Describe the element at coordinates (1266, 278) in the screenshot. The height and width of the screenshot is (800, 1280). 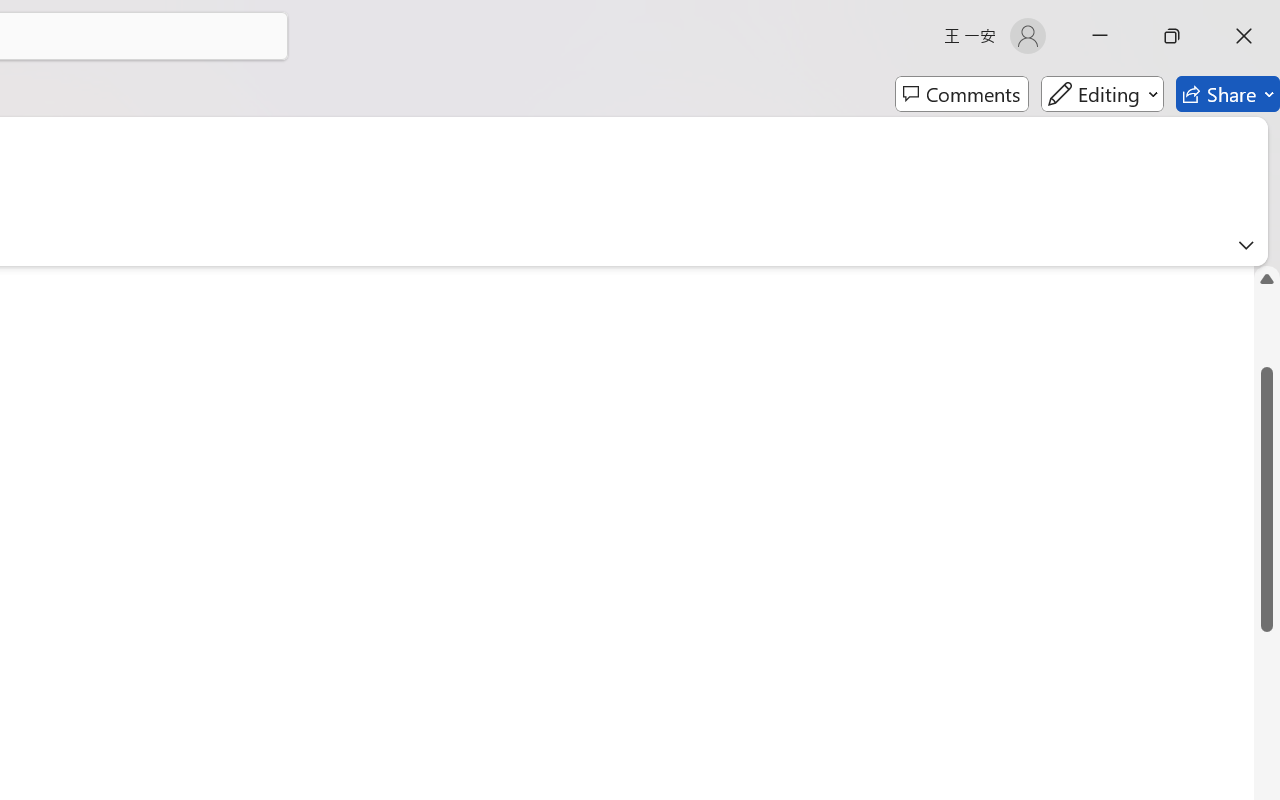
I see `'Line up'` at that location.